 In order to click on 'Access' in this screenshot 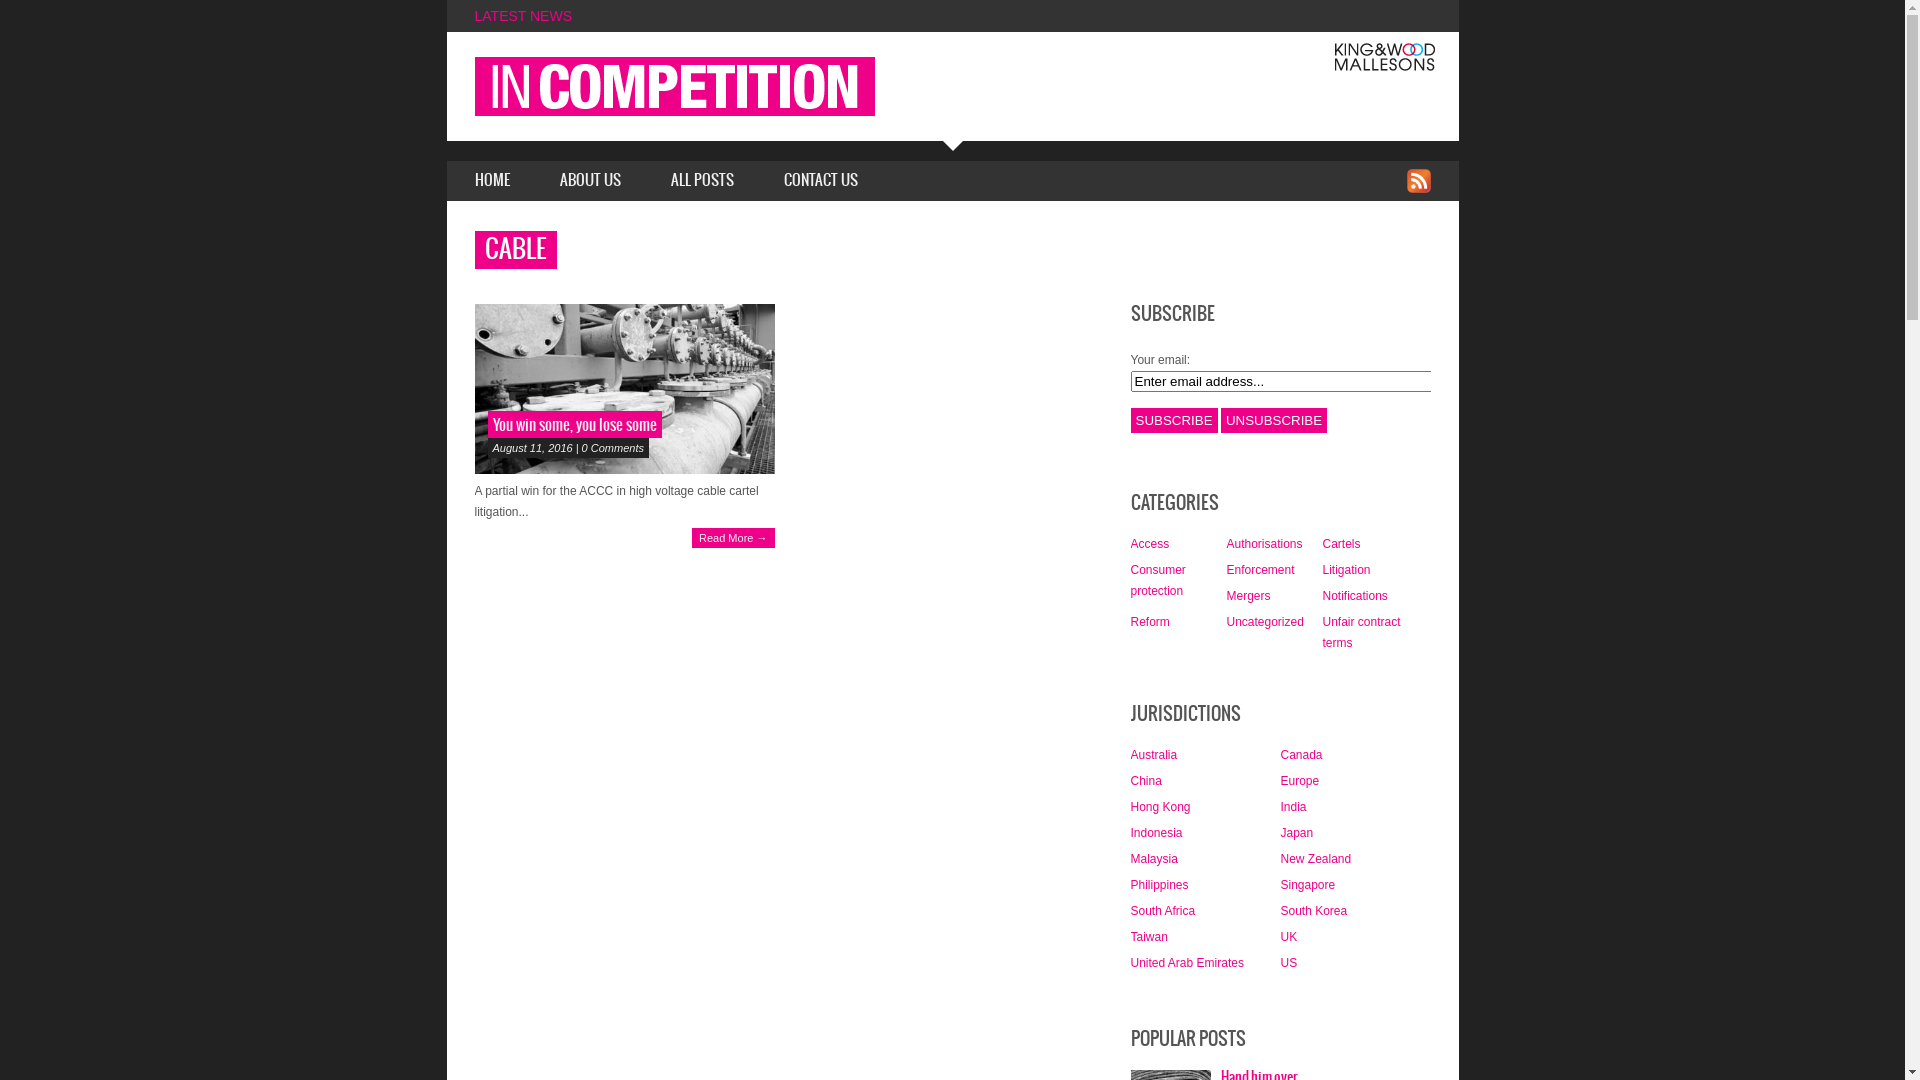, I will do `click(1149, 543)`.